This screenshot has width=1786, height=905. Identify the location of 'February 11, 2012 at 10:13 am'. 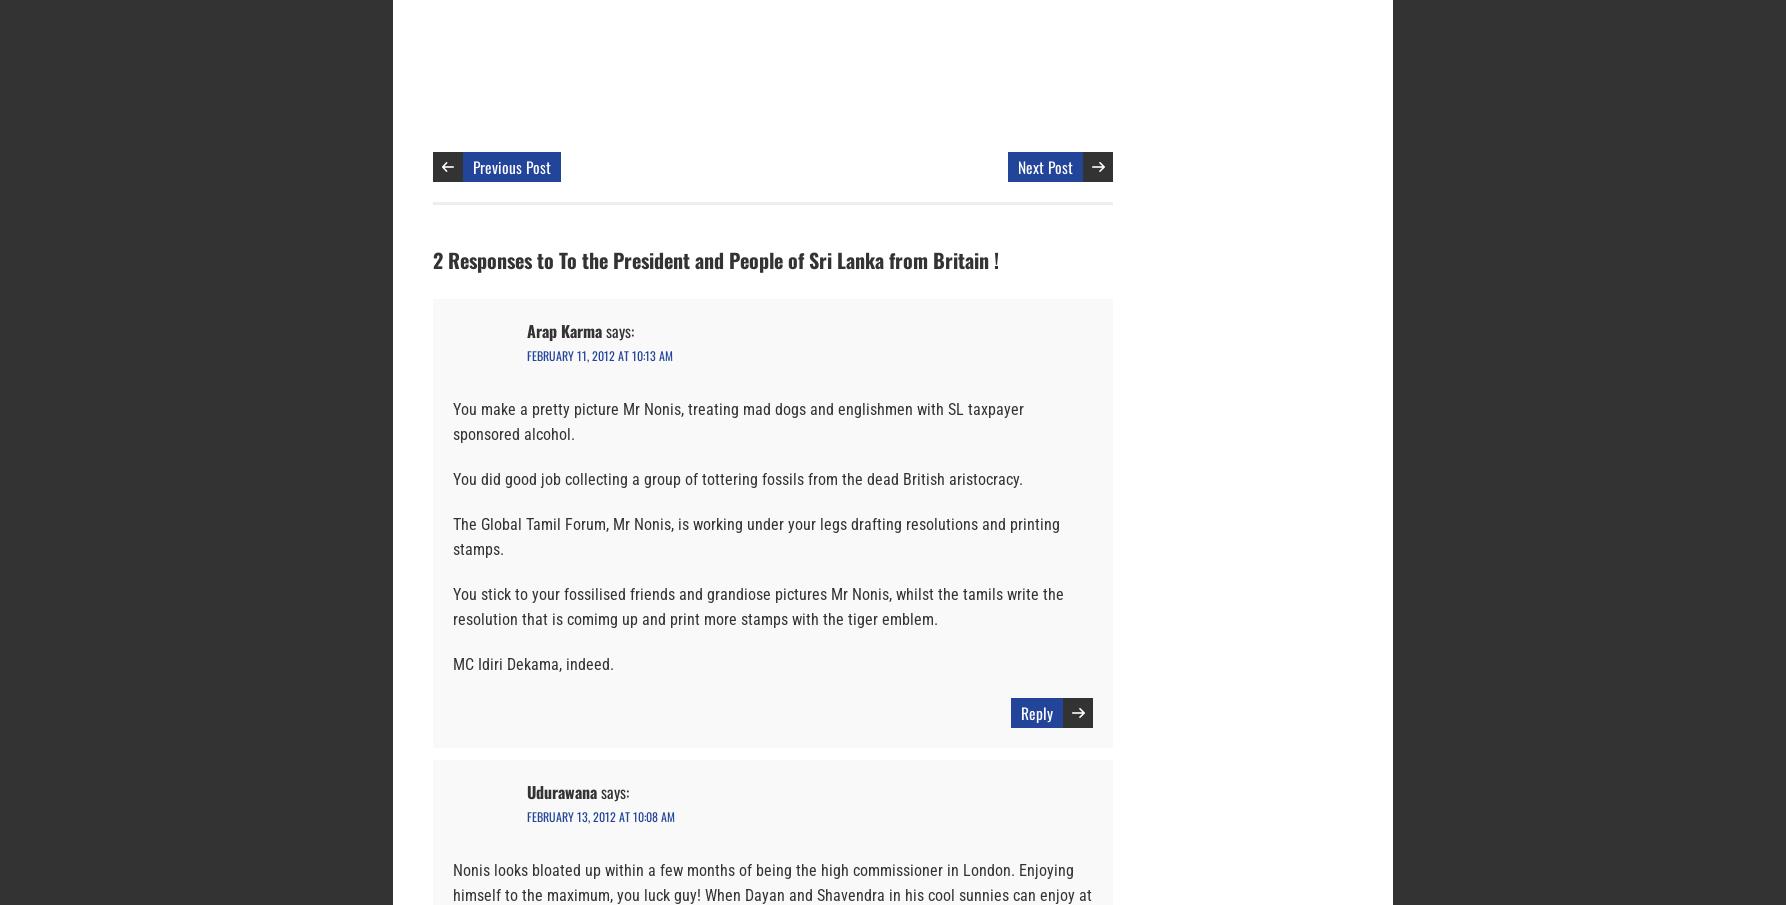
(599, 355).